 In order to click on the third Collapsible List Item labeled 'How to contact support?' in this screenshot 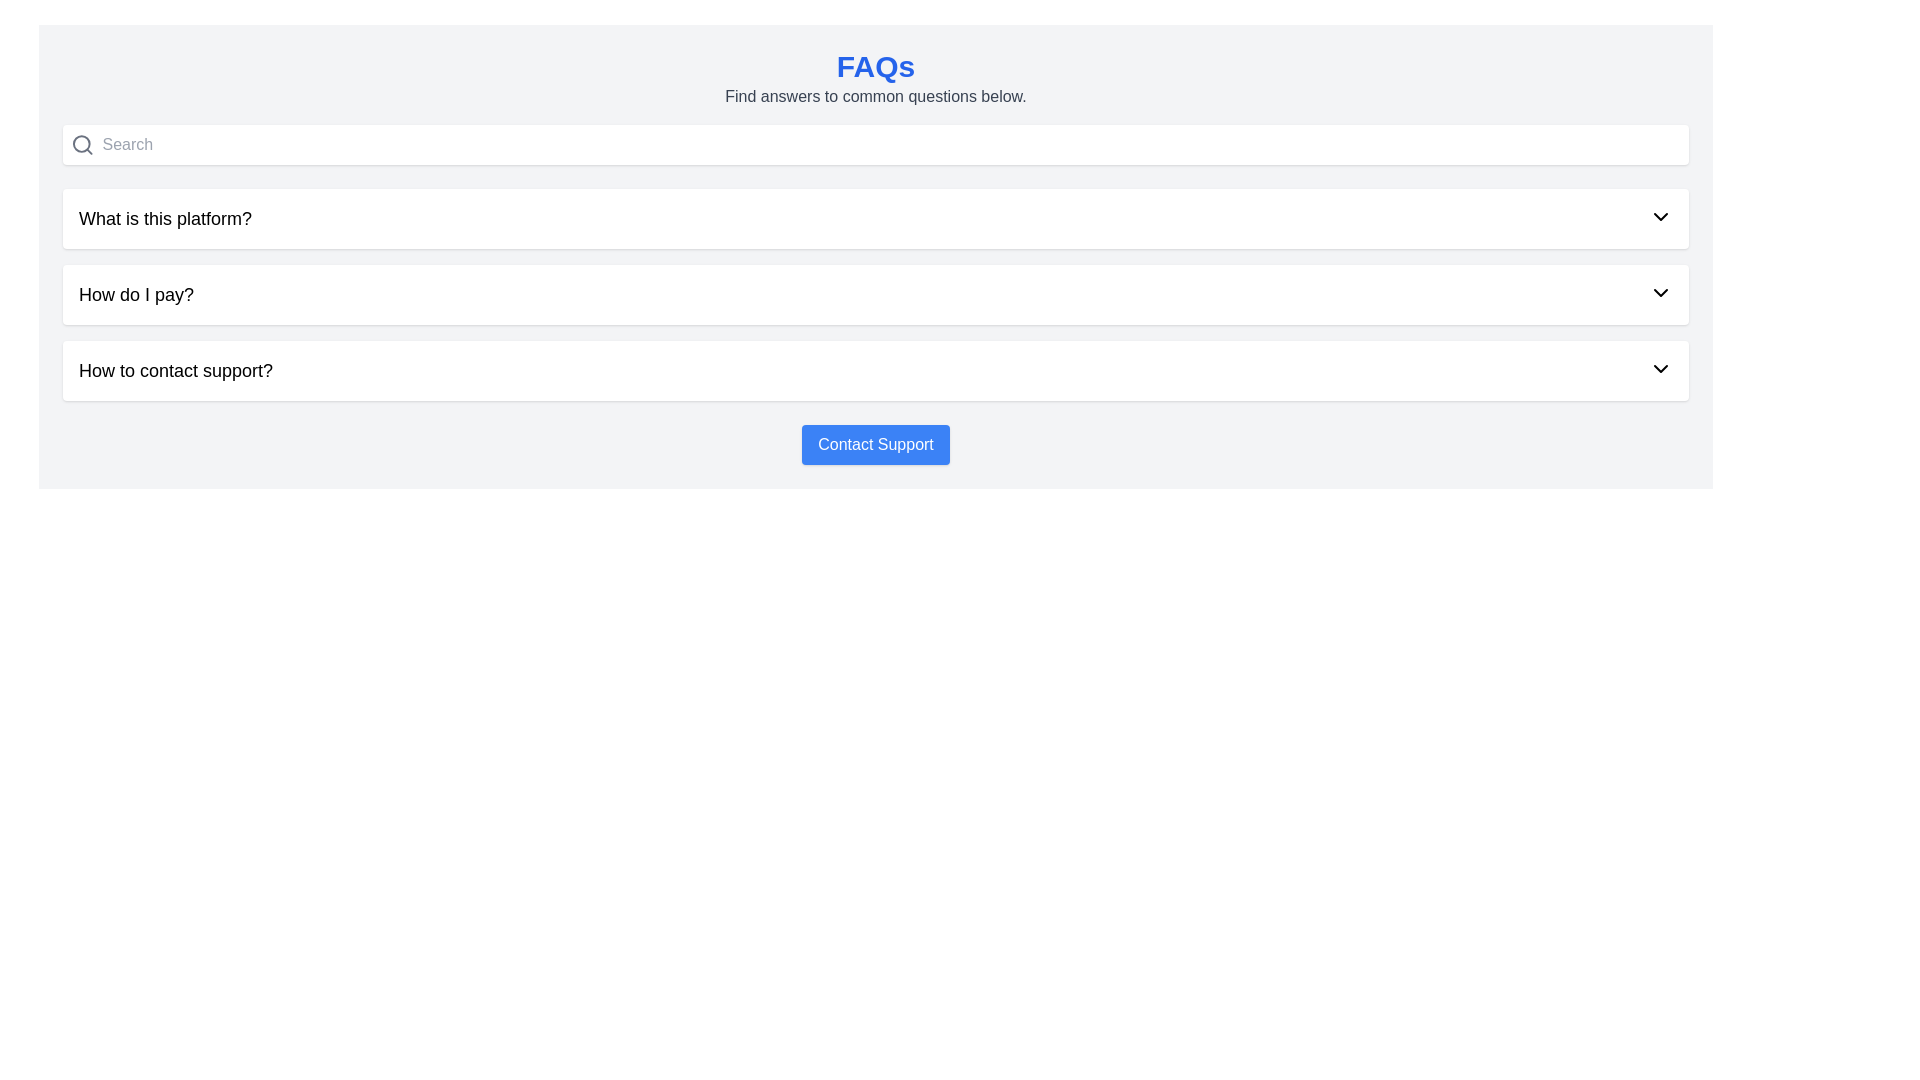, I will do `click(875, 370)`.